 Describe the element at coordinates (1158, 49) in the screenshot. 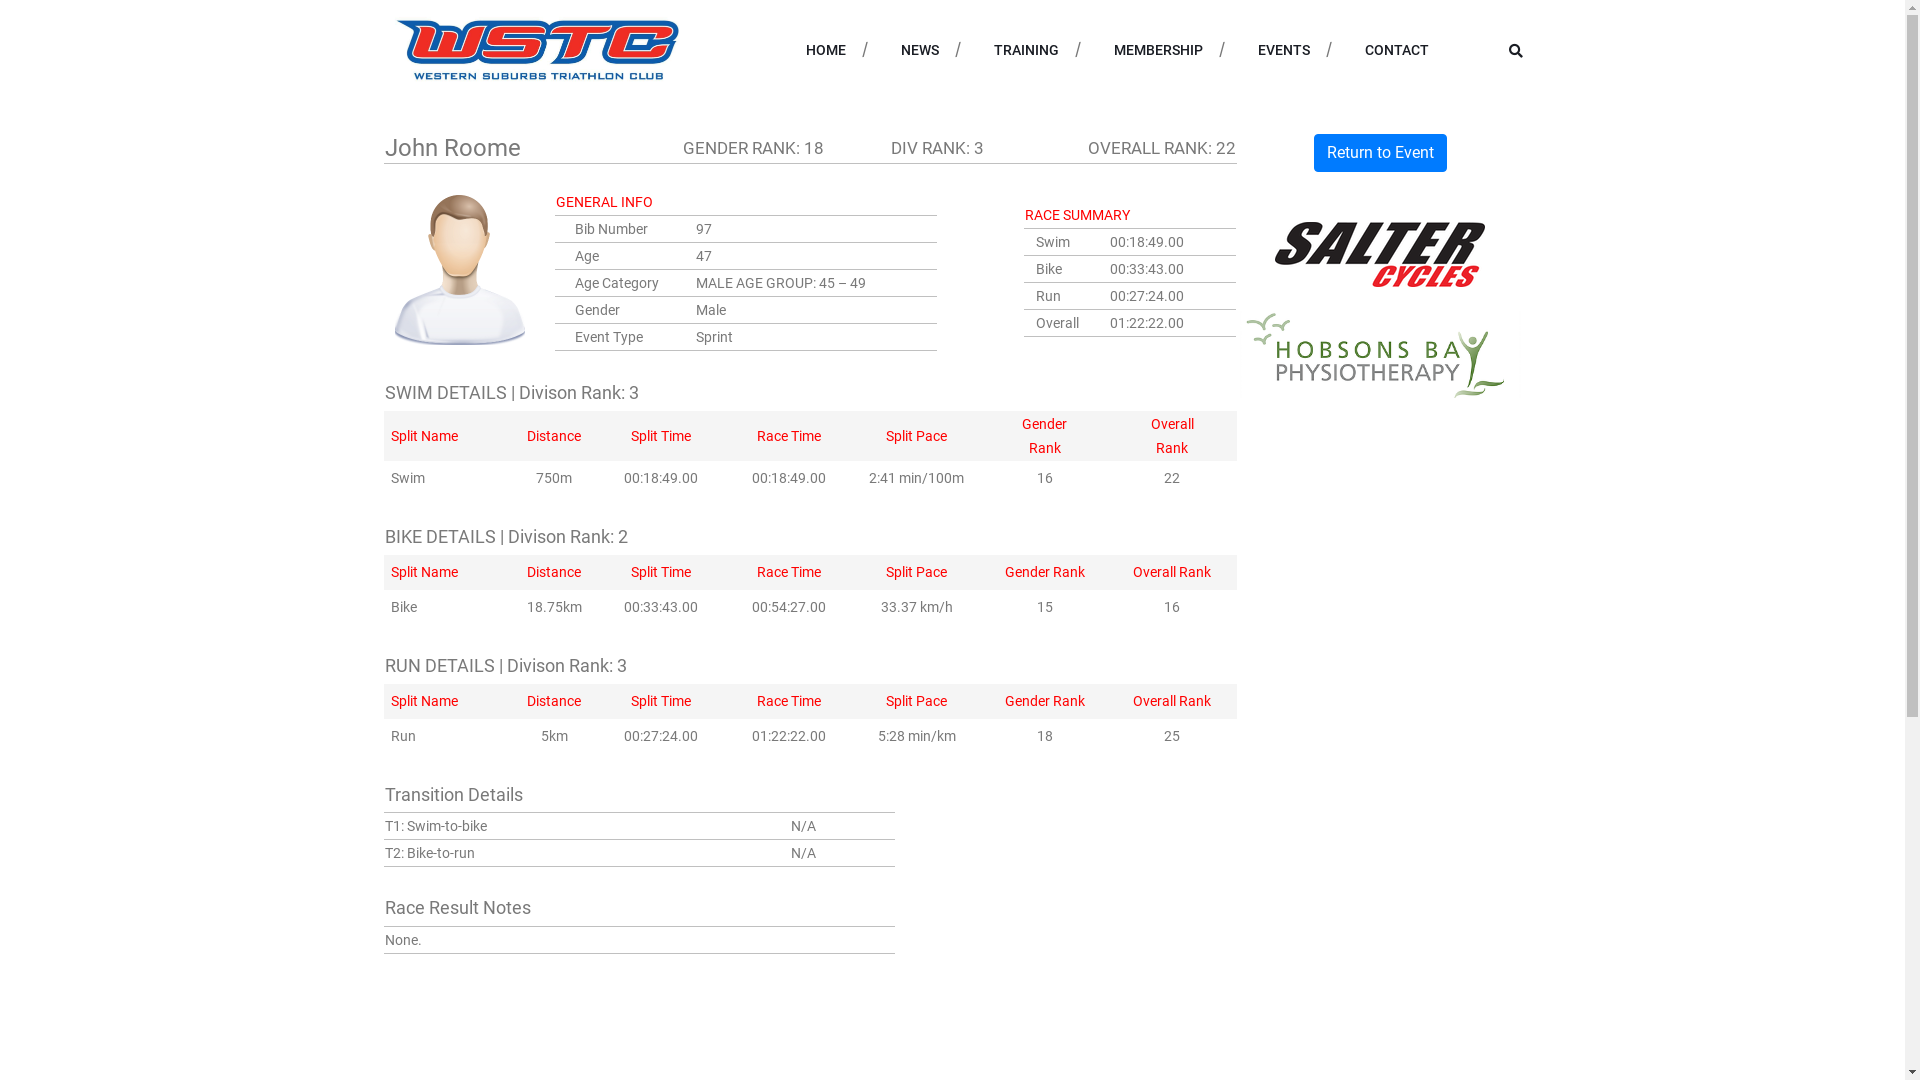

I see `'MEMBERSHIP'` at that location.